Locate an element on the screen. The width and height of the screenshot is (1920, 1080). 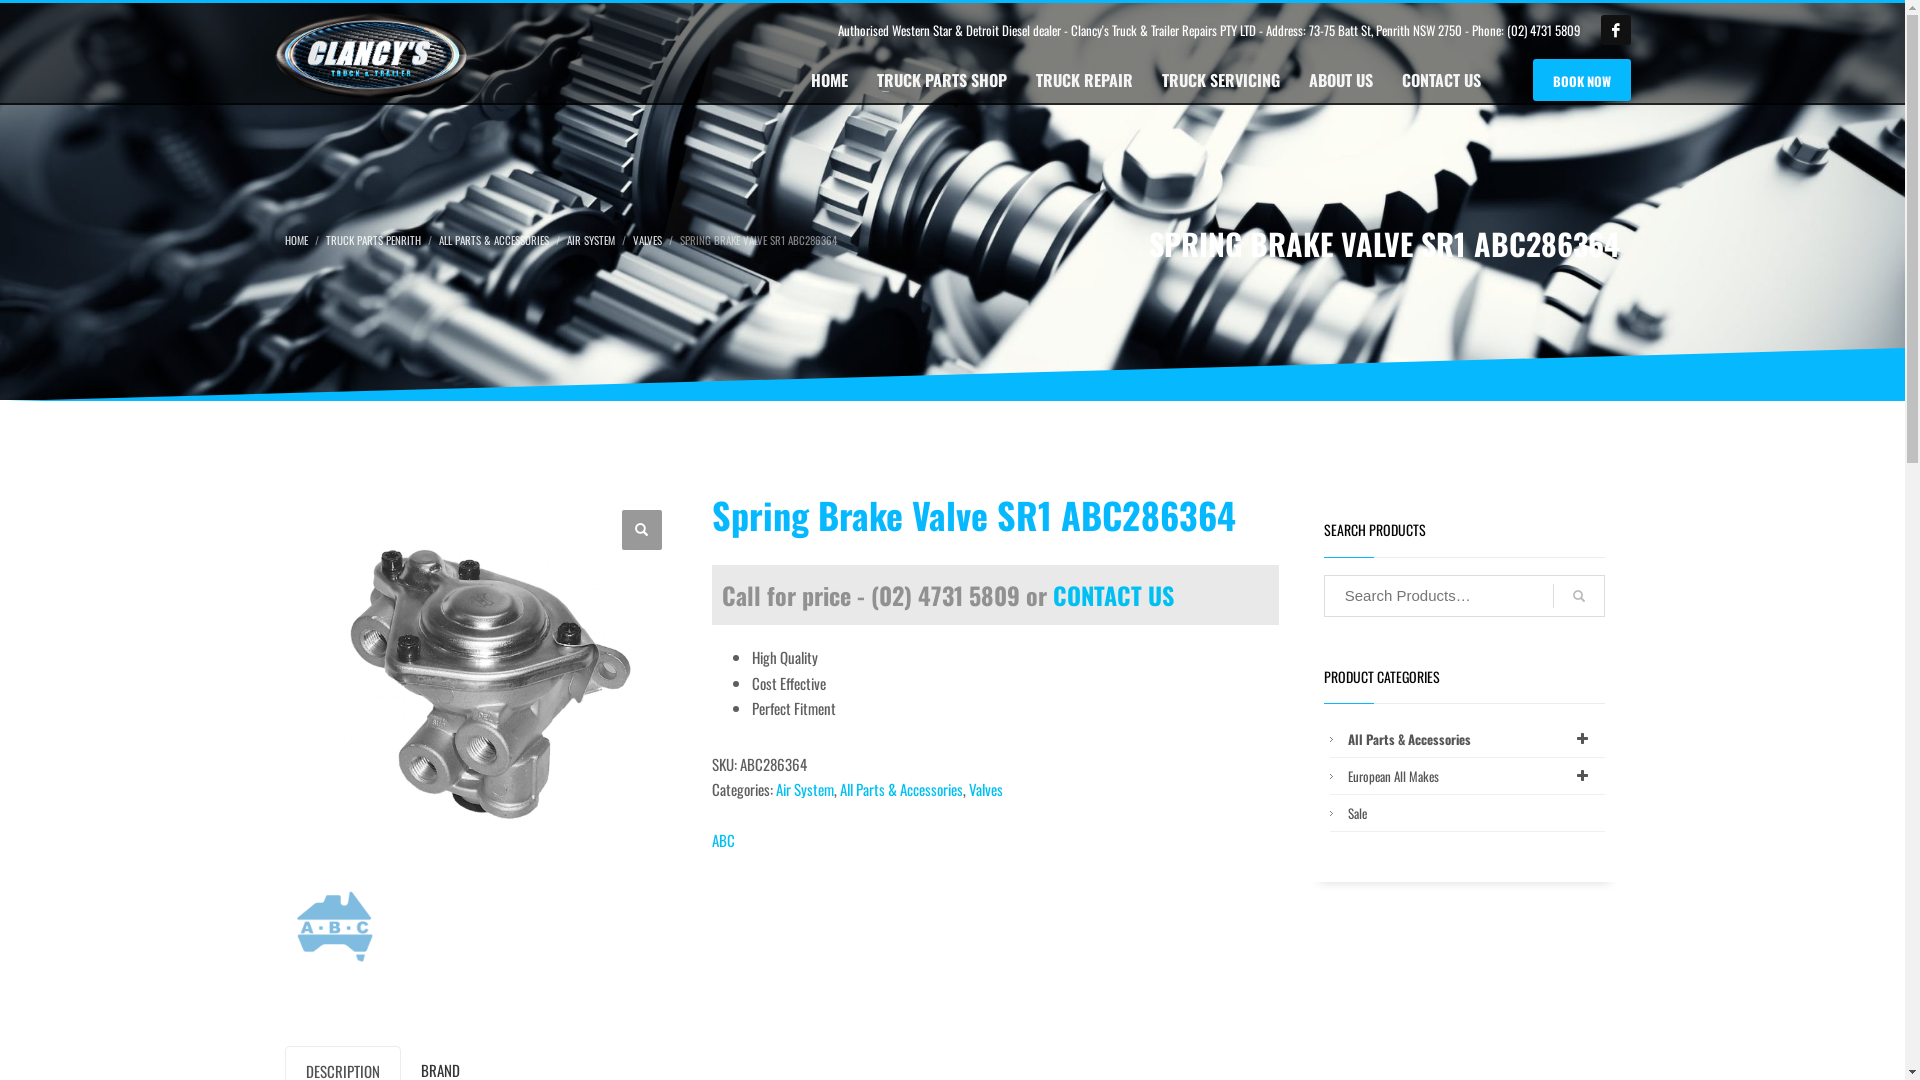
'Search for:' is located at coordinates (1464, 595).